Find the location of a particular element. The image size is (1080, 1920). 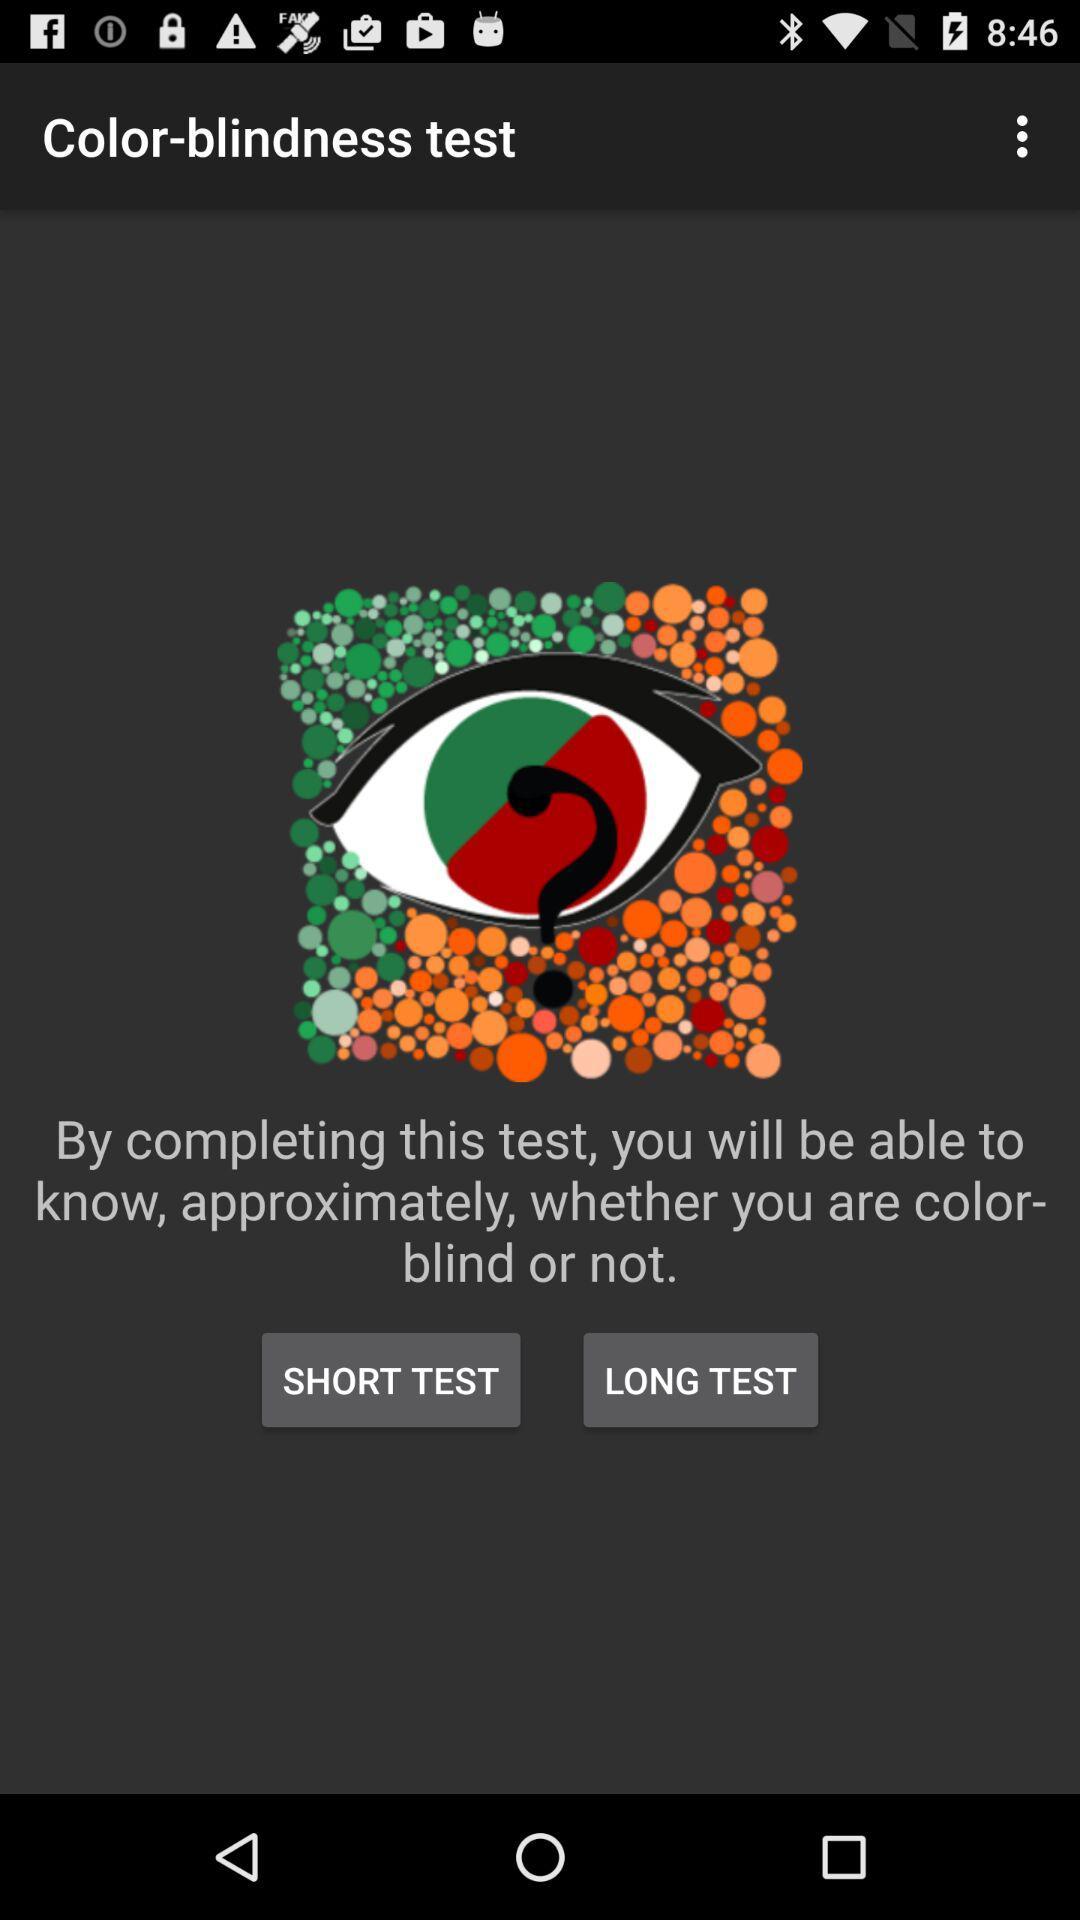

item next to the short test icon is located at coordinates (699, 1379).